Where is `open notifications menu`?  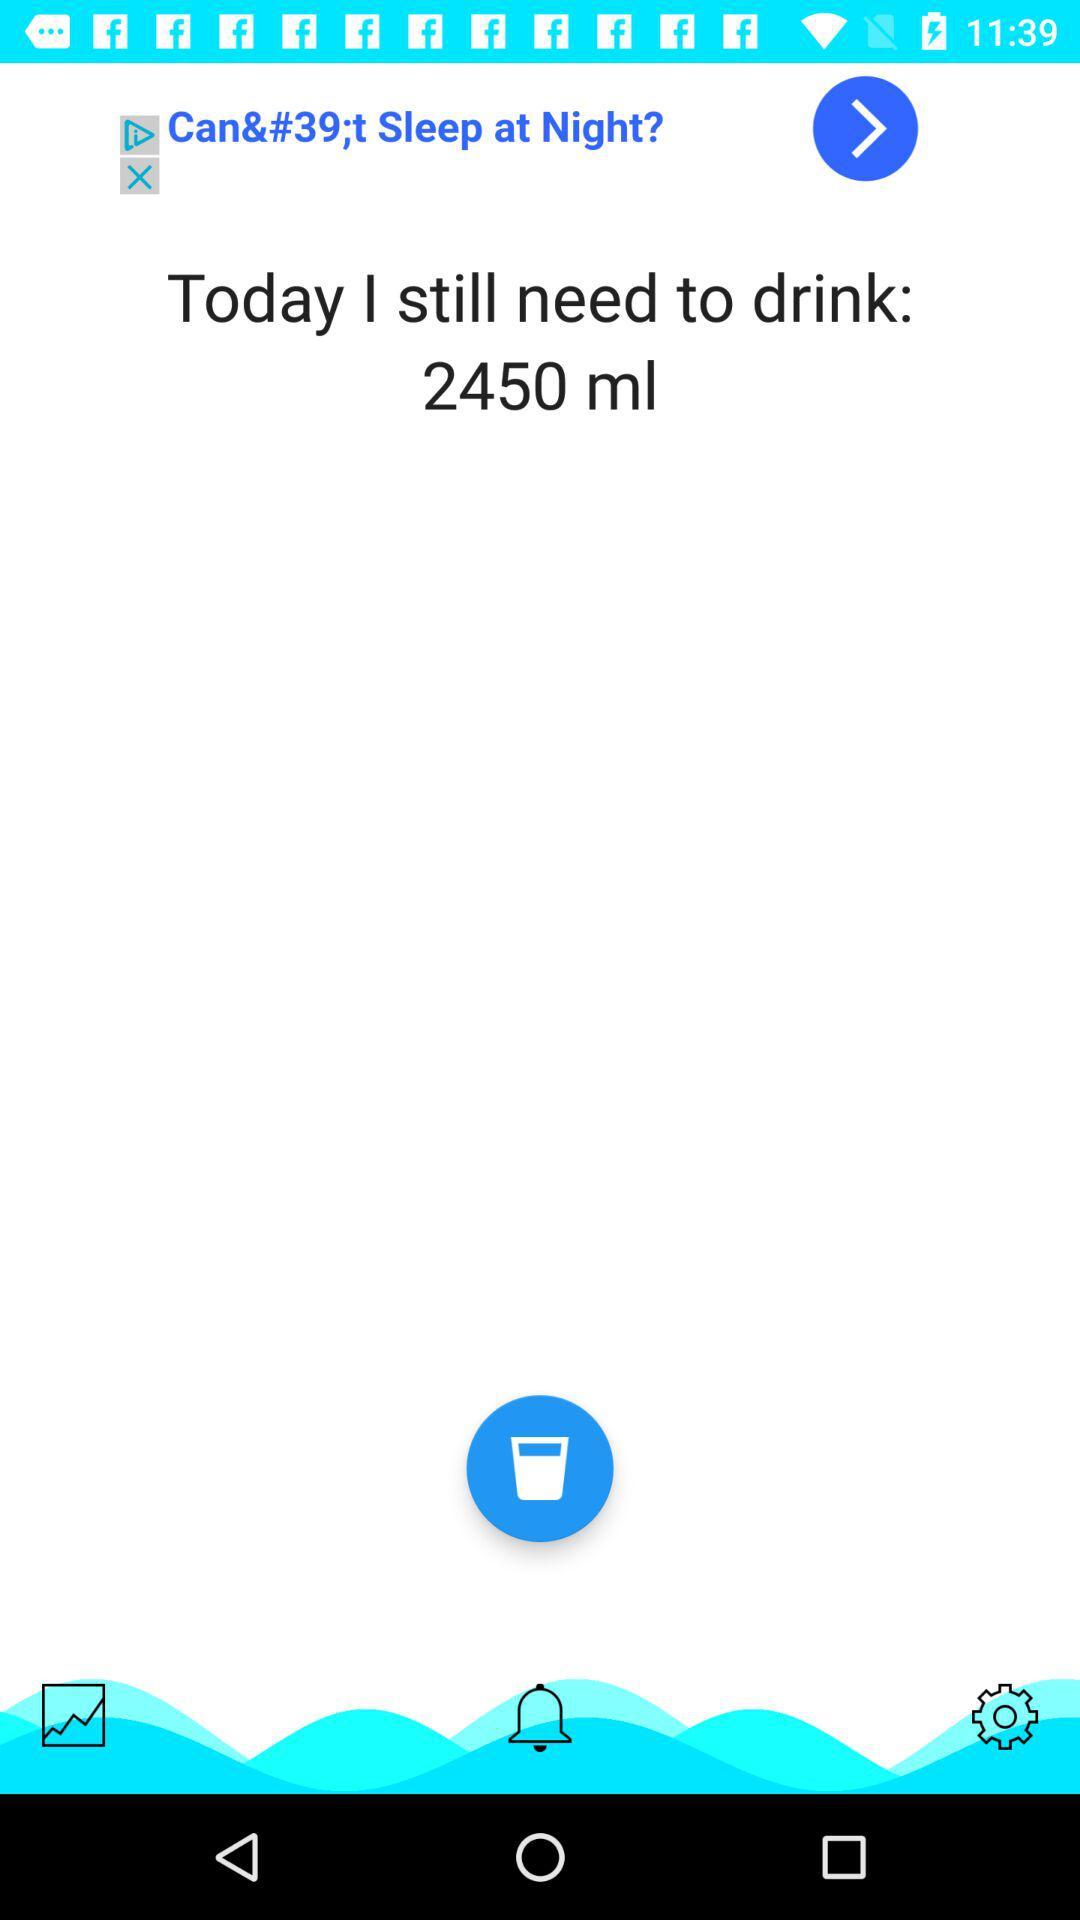 open notifications menu is located at coordinates (540, 1716).